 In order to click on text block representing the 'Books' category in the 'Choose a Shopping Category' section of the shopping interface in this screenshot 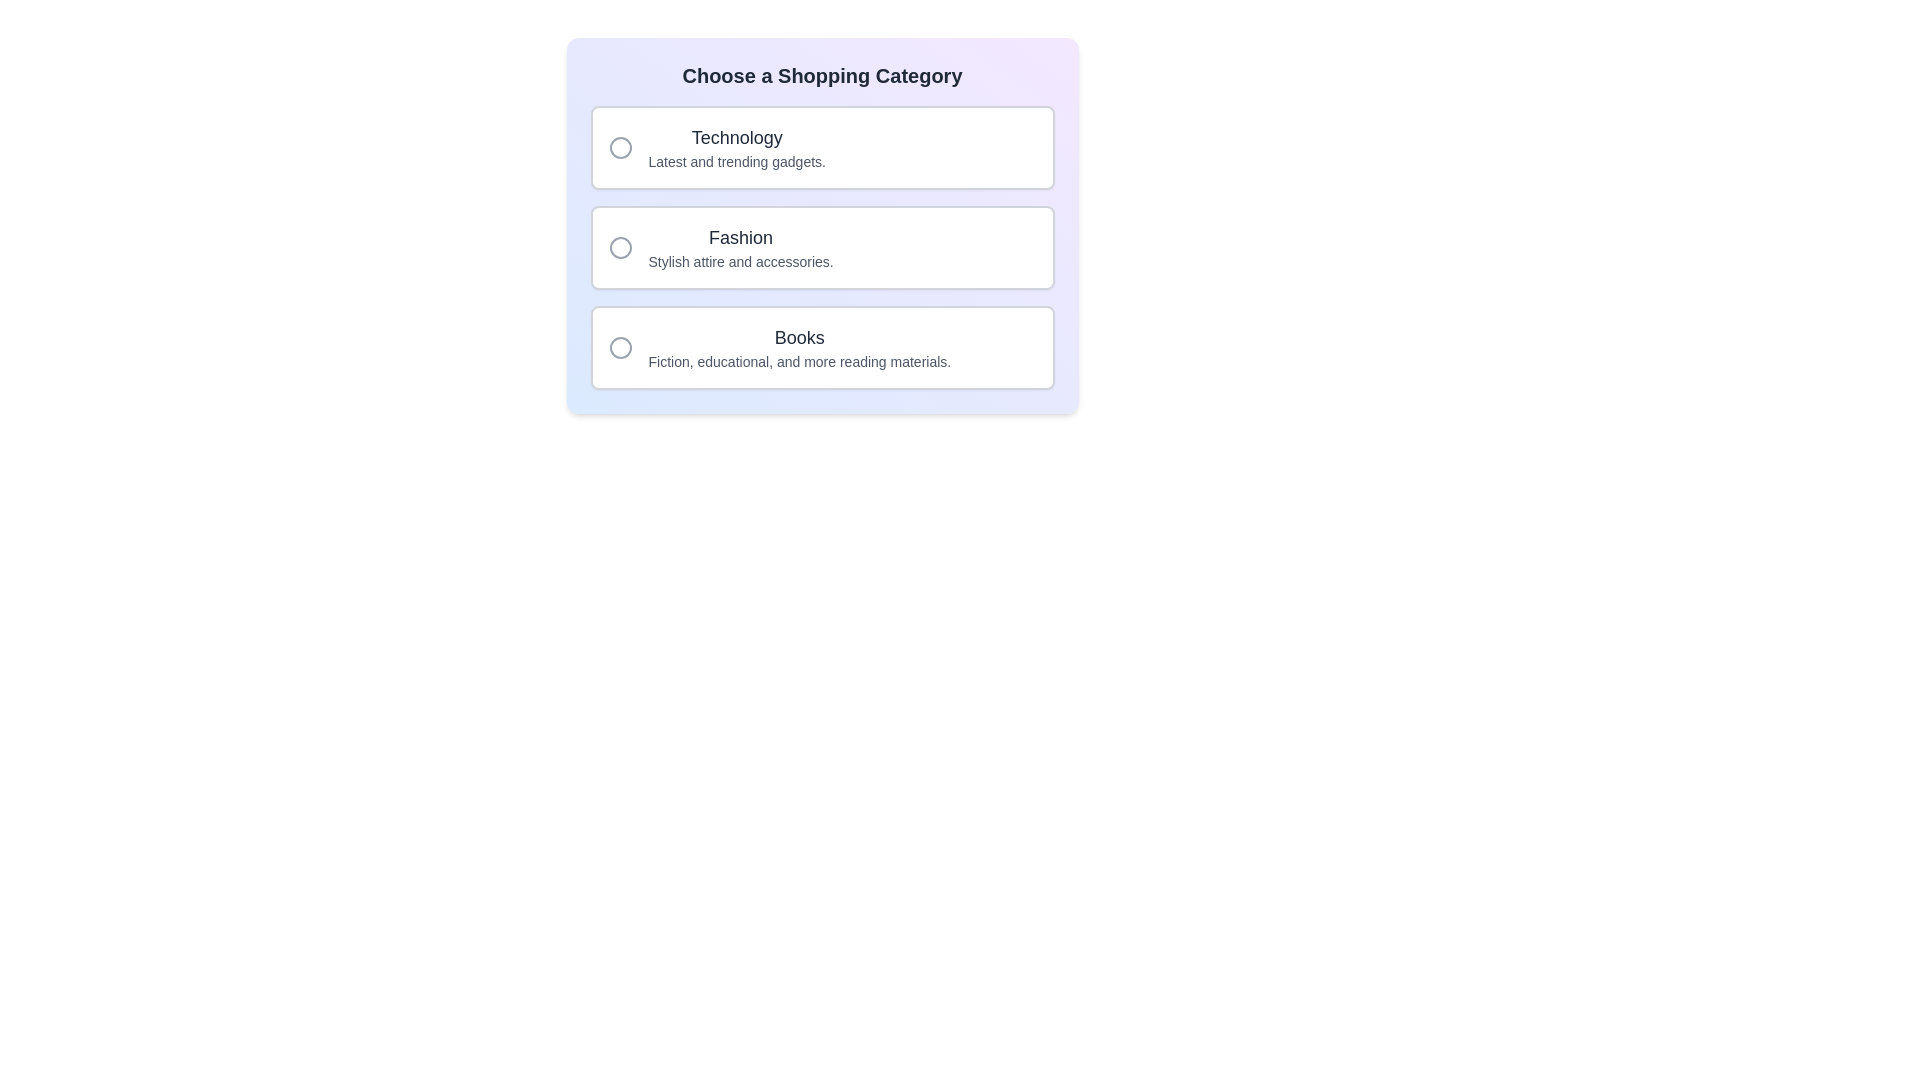, I will do `click(798, 346)`.